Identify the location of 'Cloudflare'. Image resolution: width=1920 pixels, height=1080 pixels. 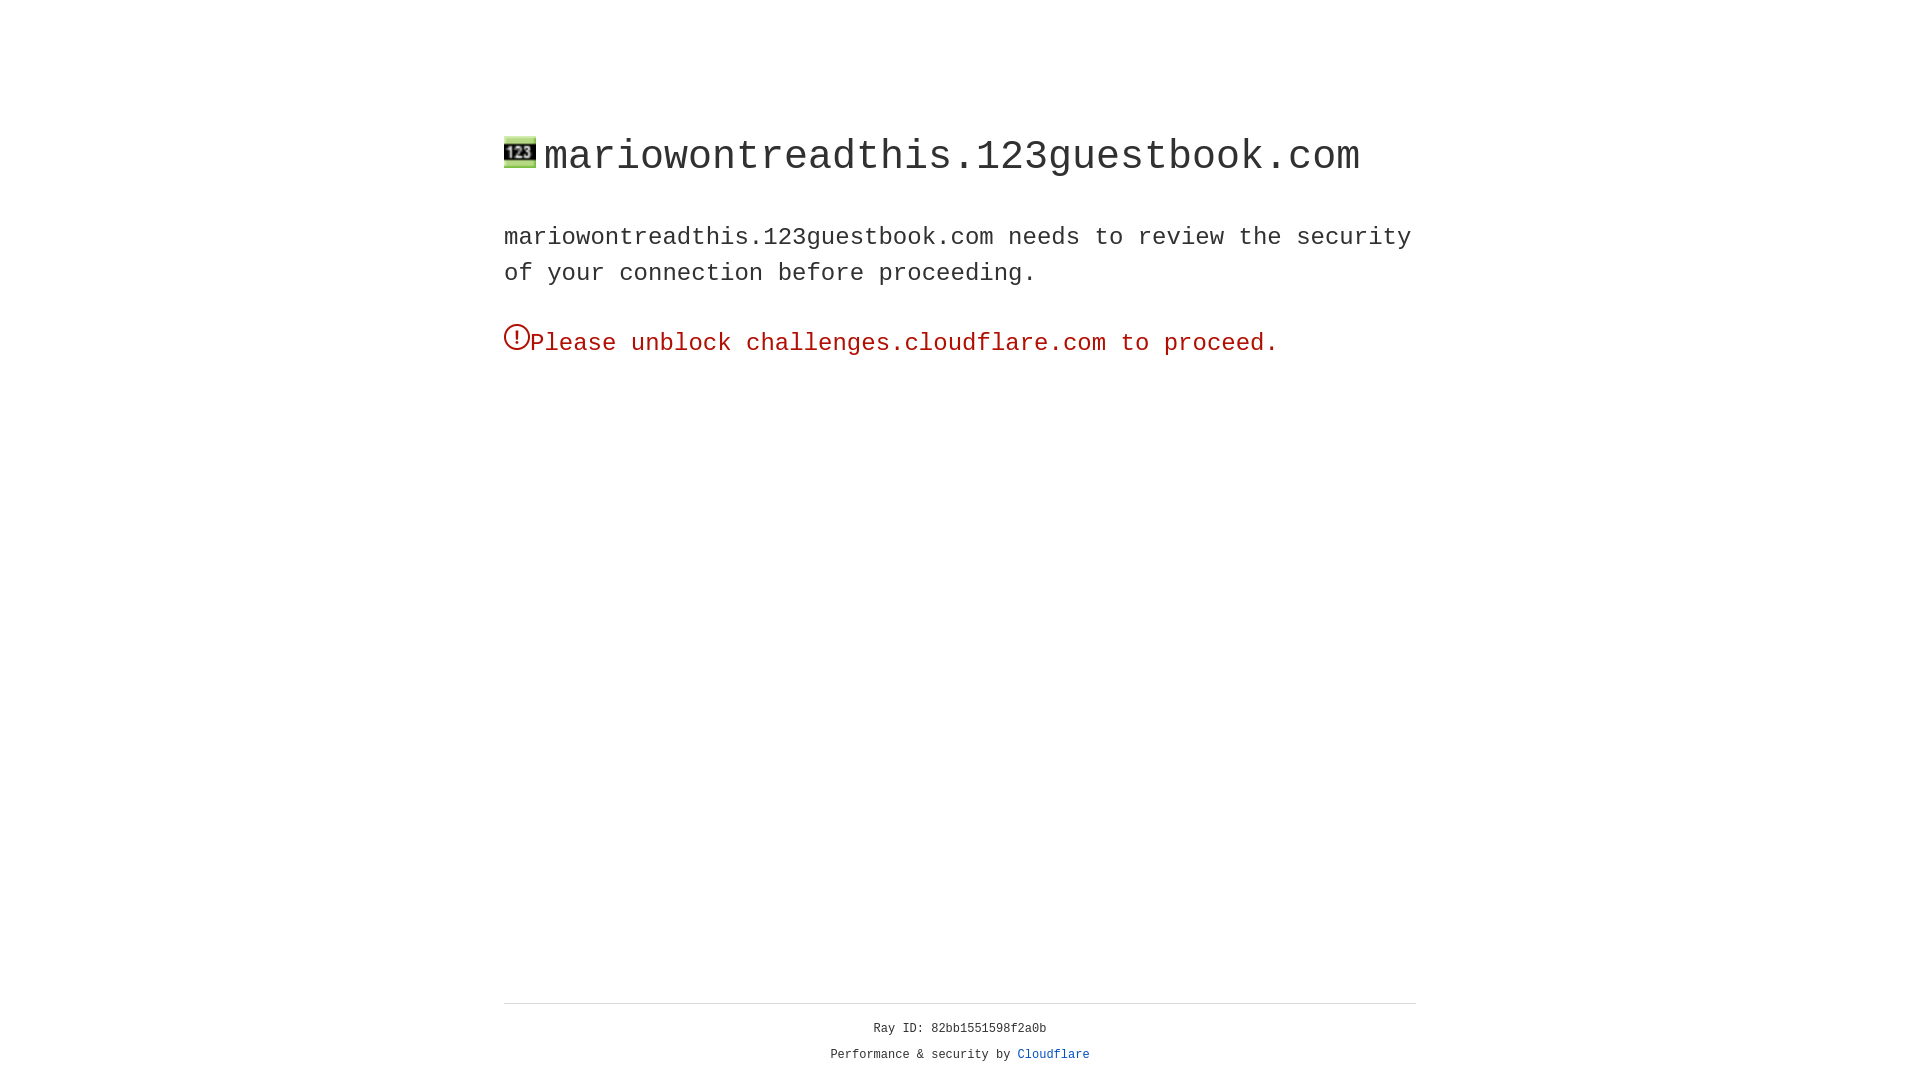
(1053, 1054).